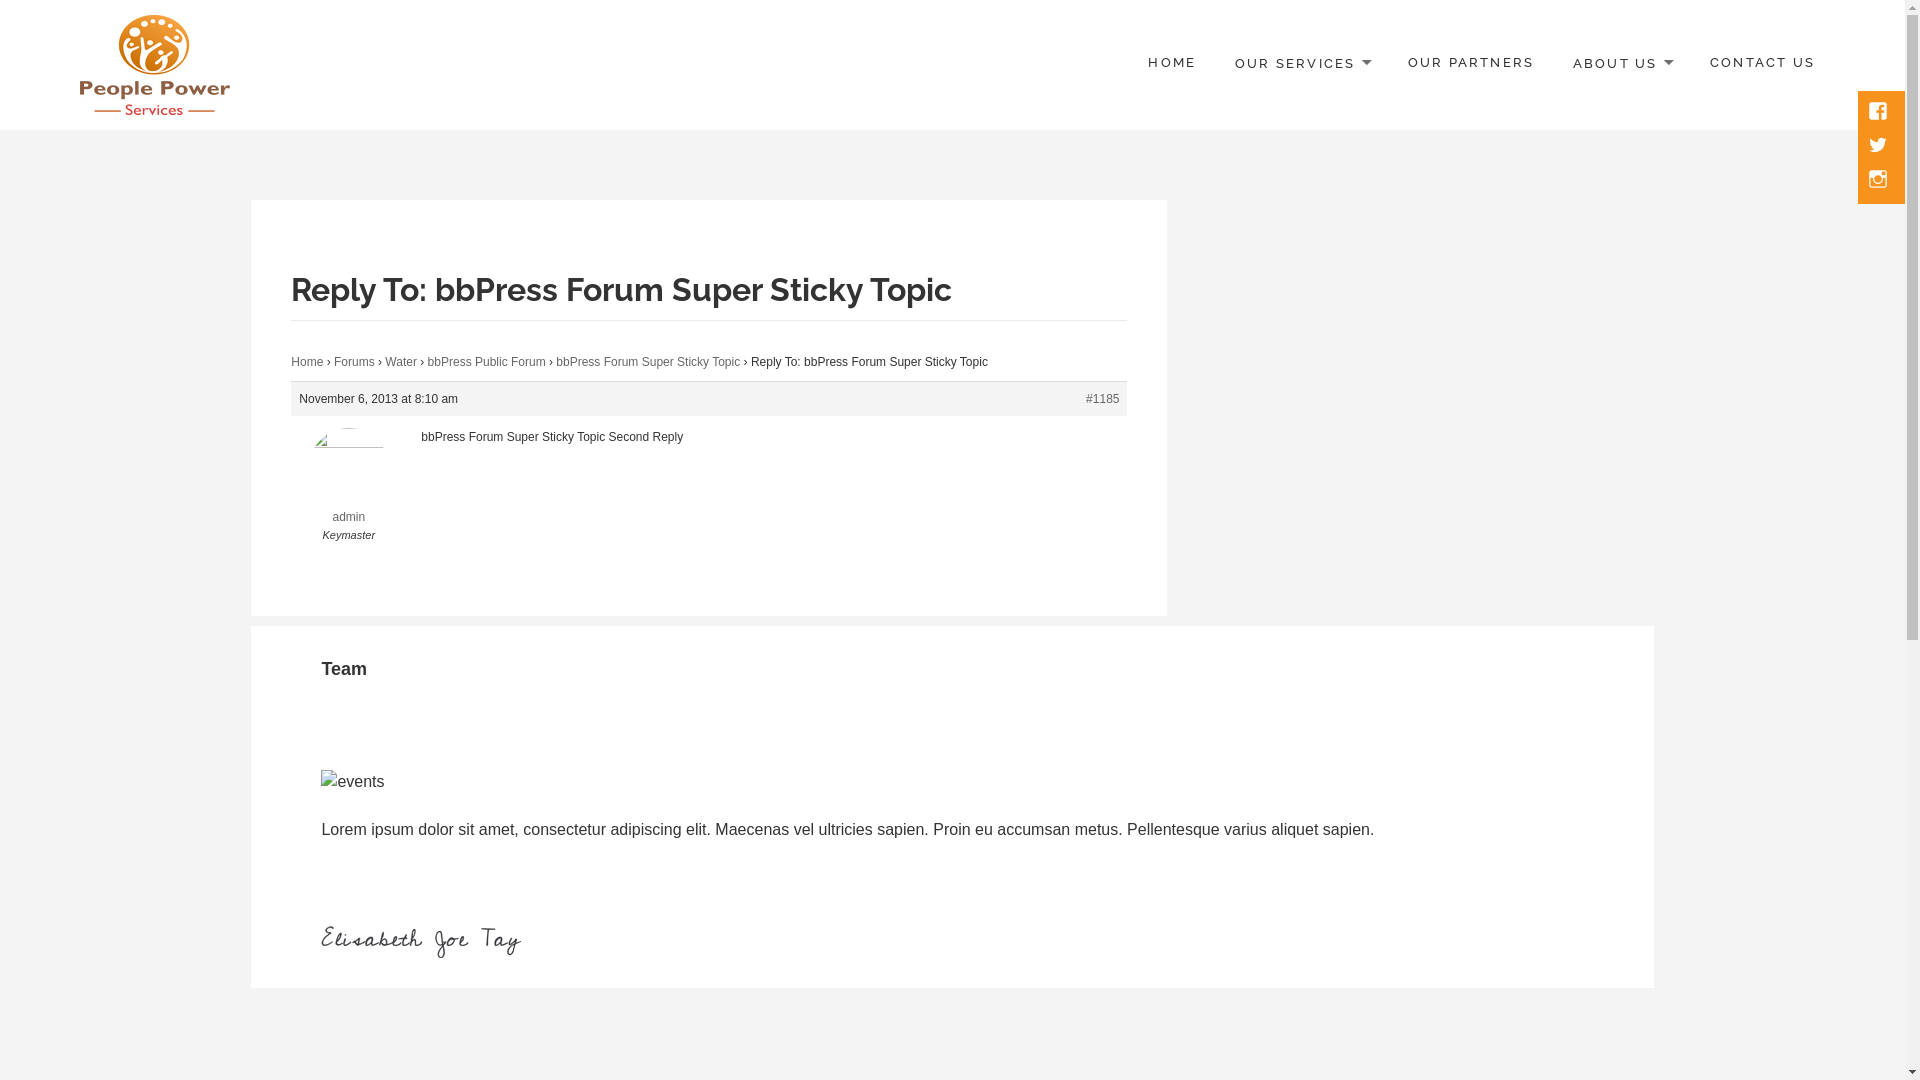 This screenshot has height=1080, width=1920. I want to click on 'Home', so click(306, 362).